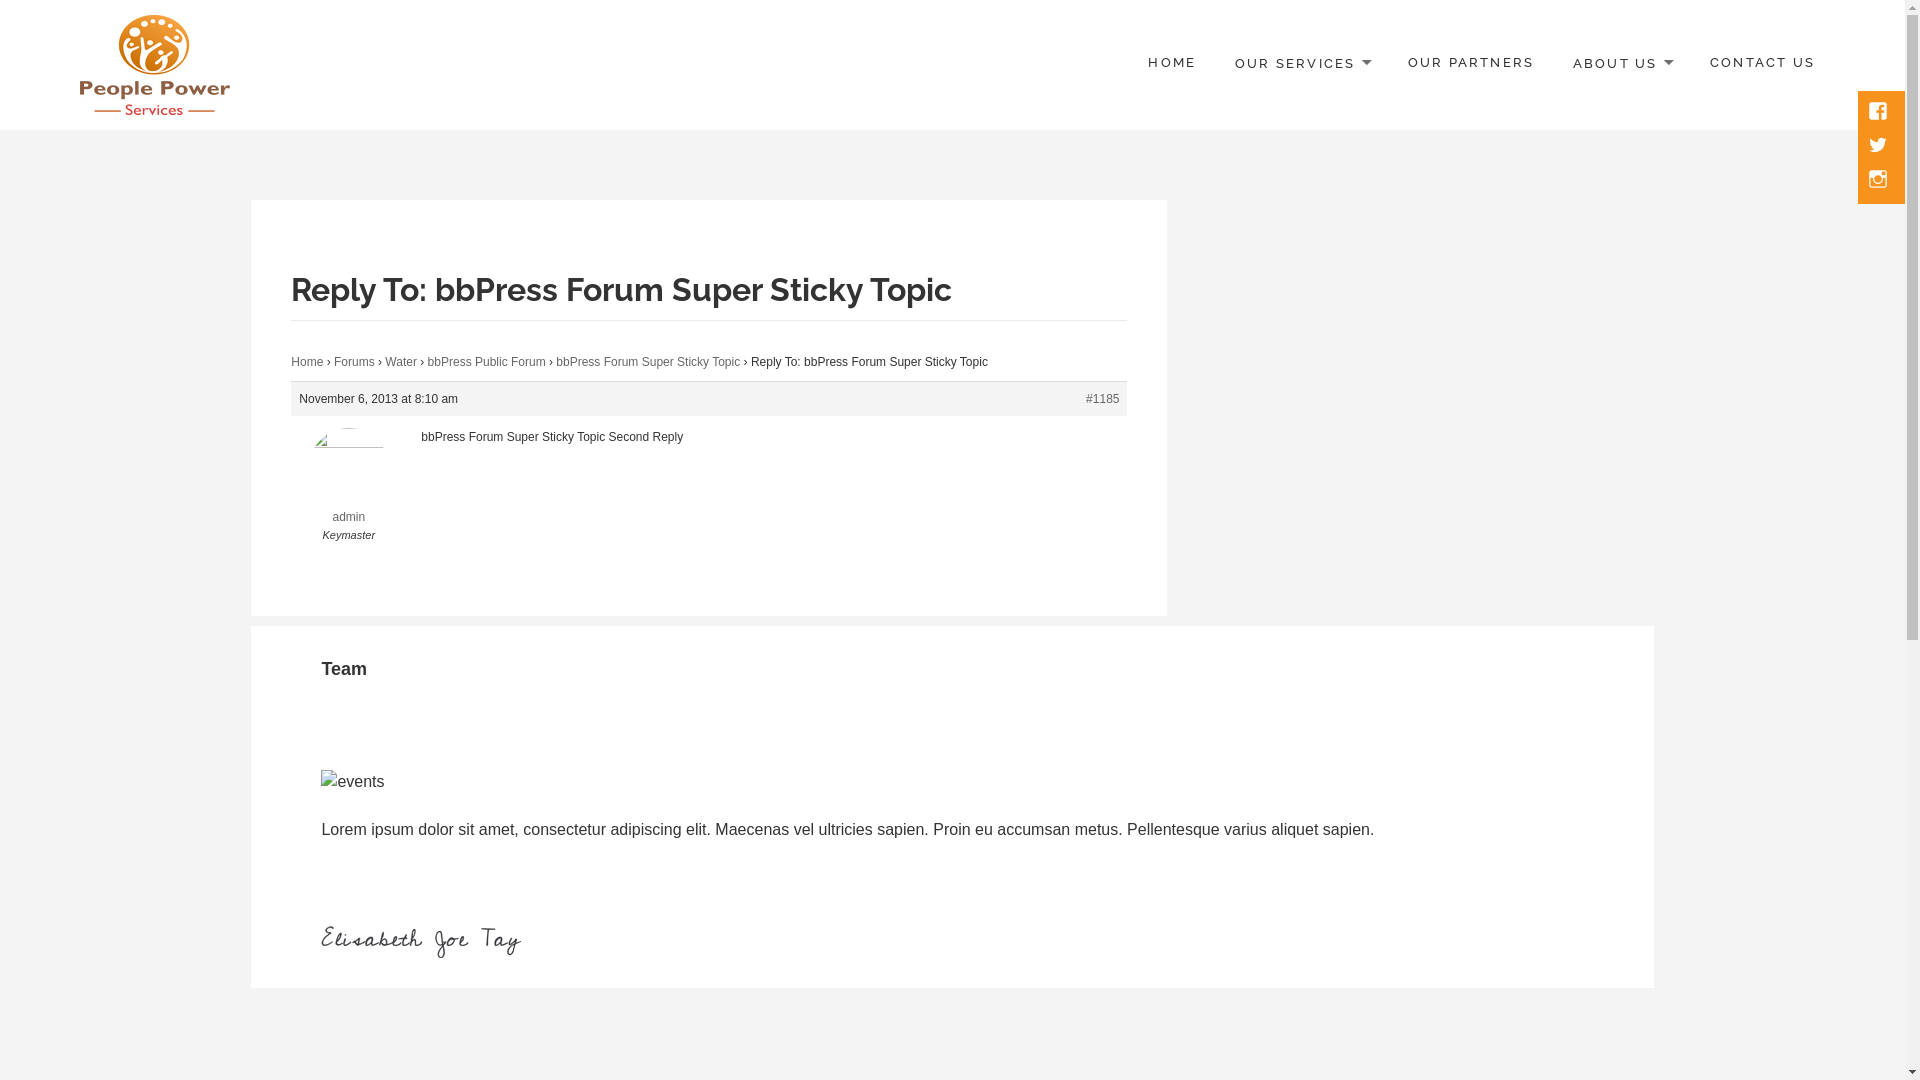 This screenshot has height=1080, width=1920. I want to click on 'Home', so click(306, 362).